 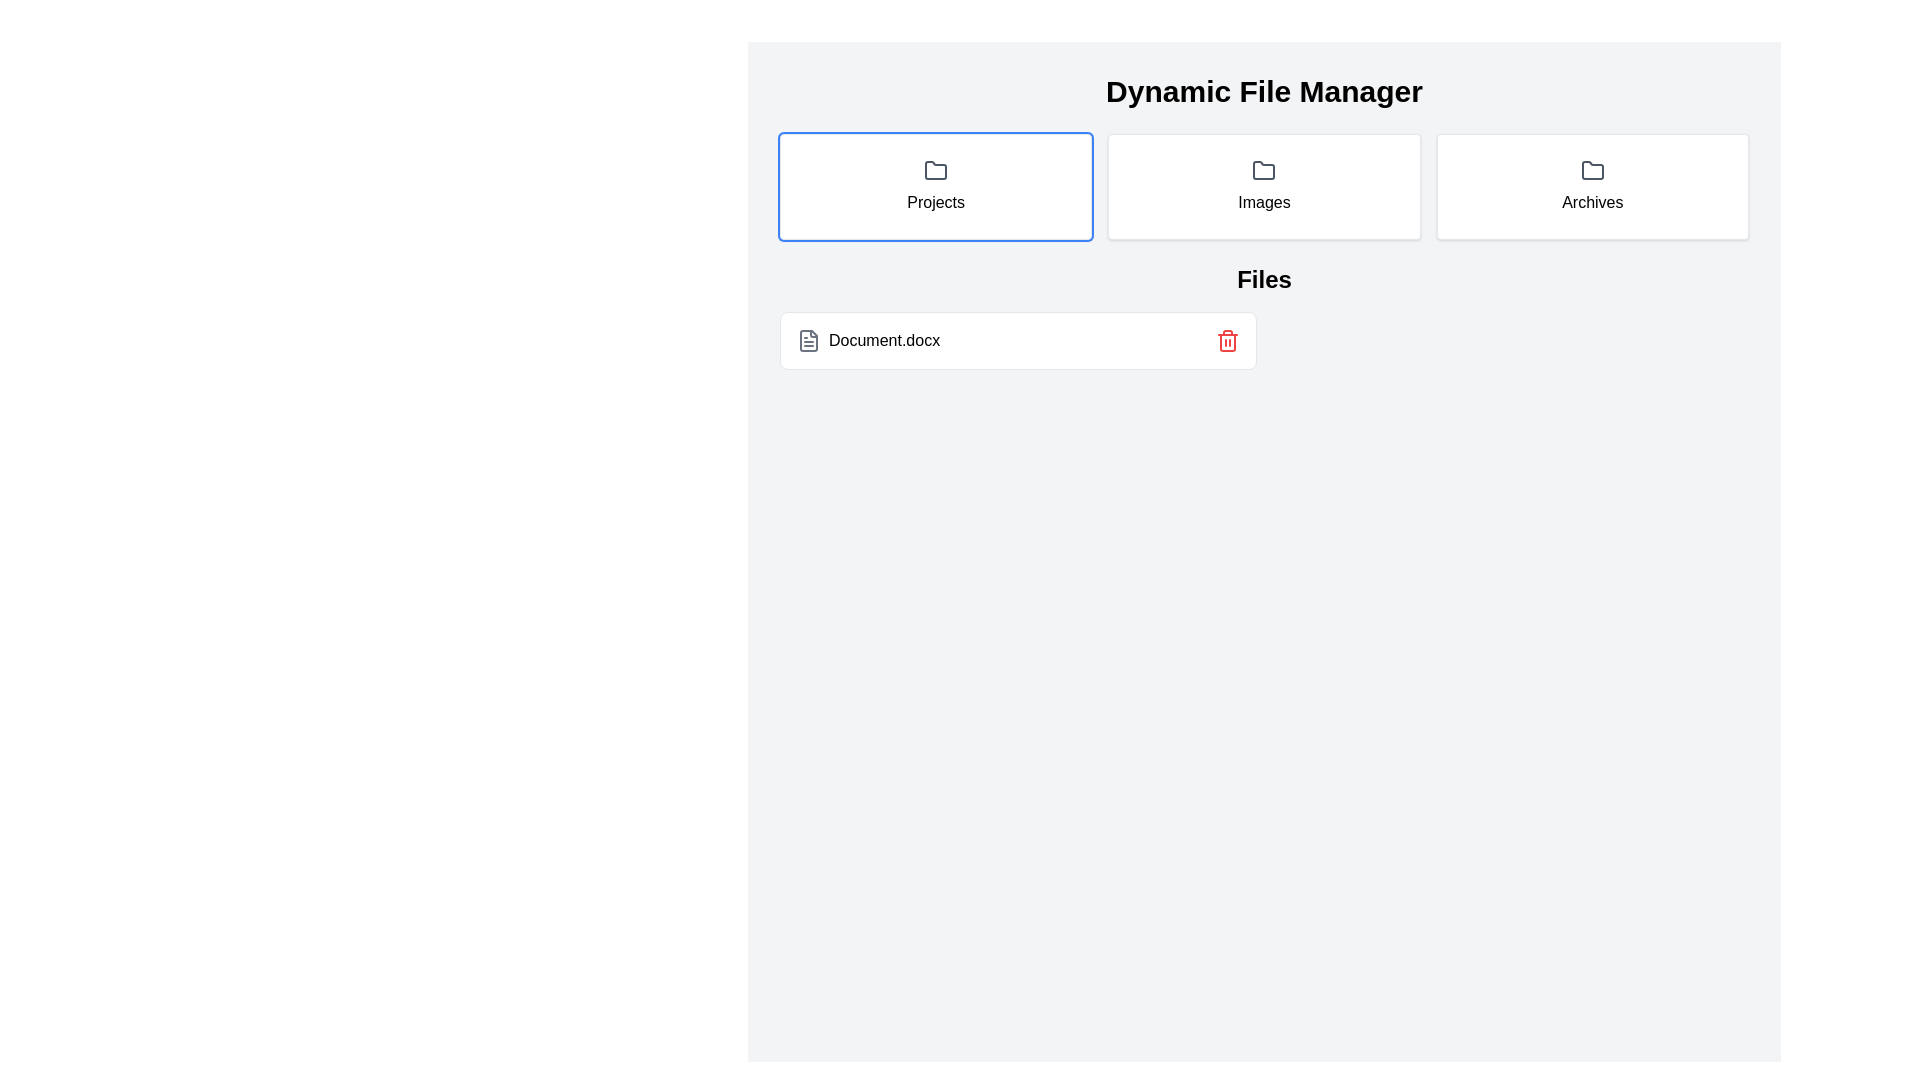 What do you see at coordinates (809, 339) in the screenshot?
I see `the document file icon located to the left of the text label 'Document.docx' in the file entry row` at bounding box center [809, 339].